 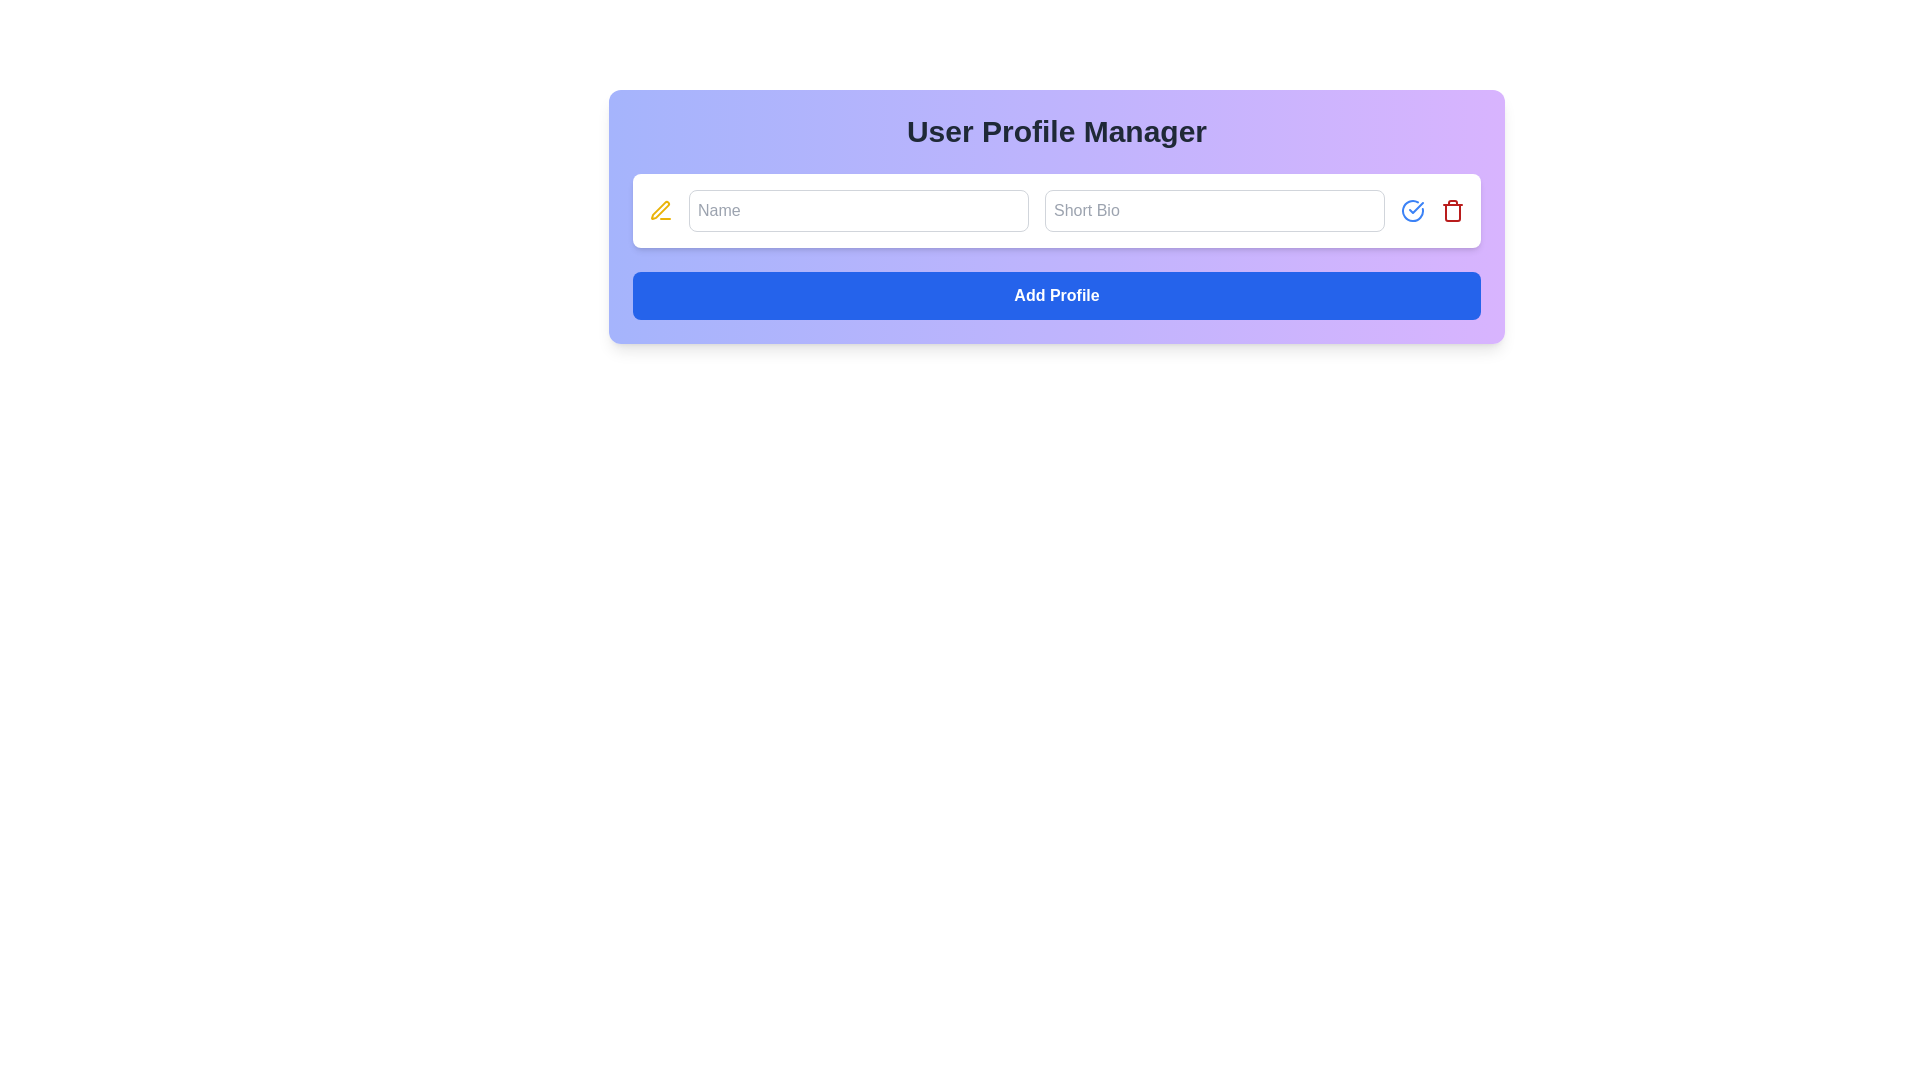 What do you see at coordinates (661, 211) in the screenshot?
I see `the pen icon with a yellow stroke color located to the far left within the input card, adjacent to the 'Name' text field` at bounding box center [661, 211].